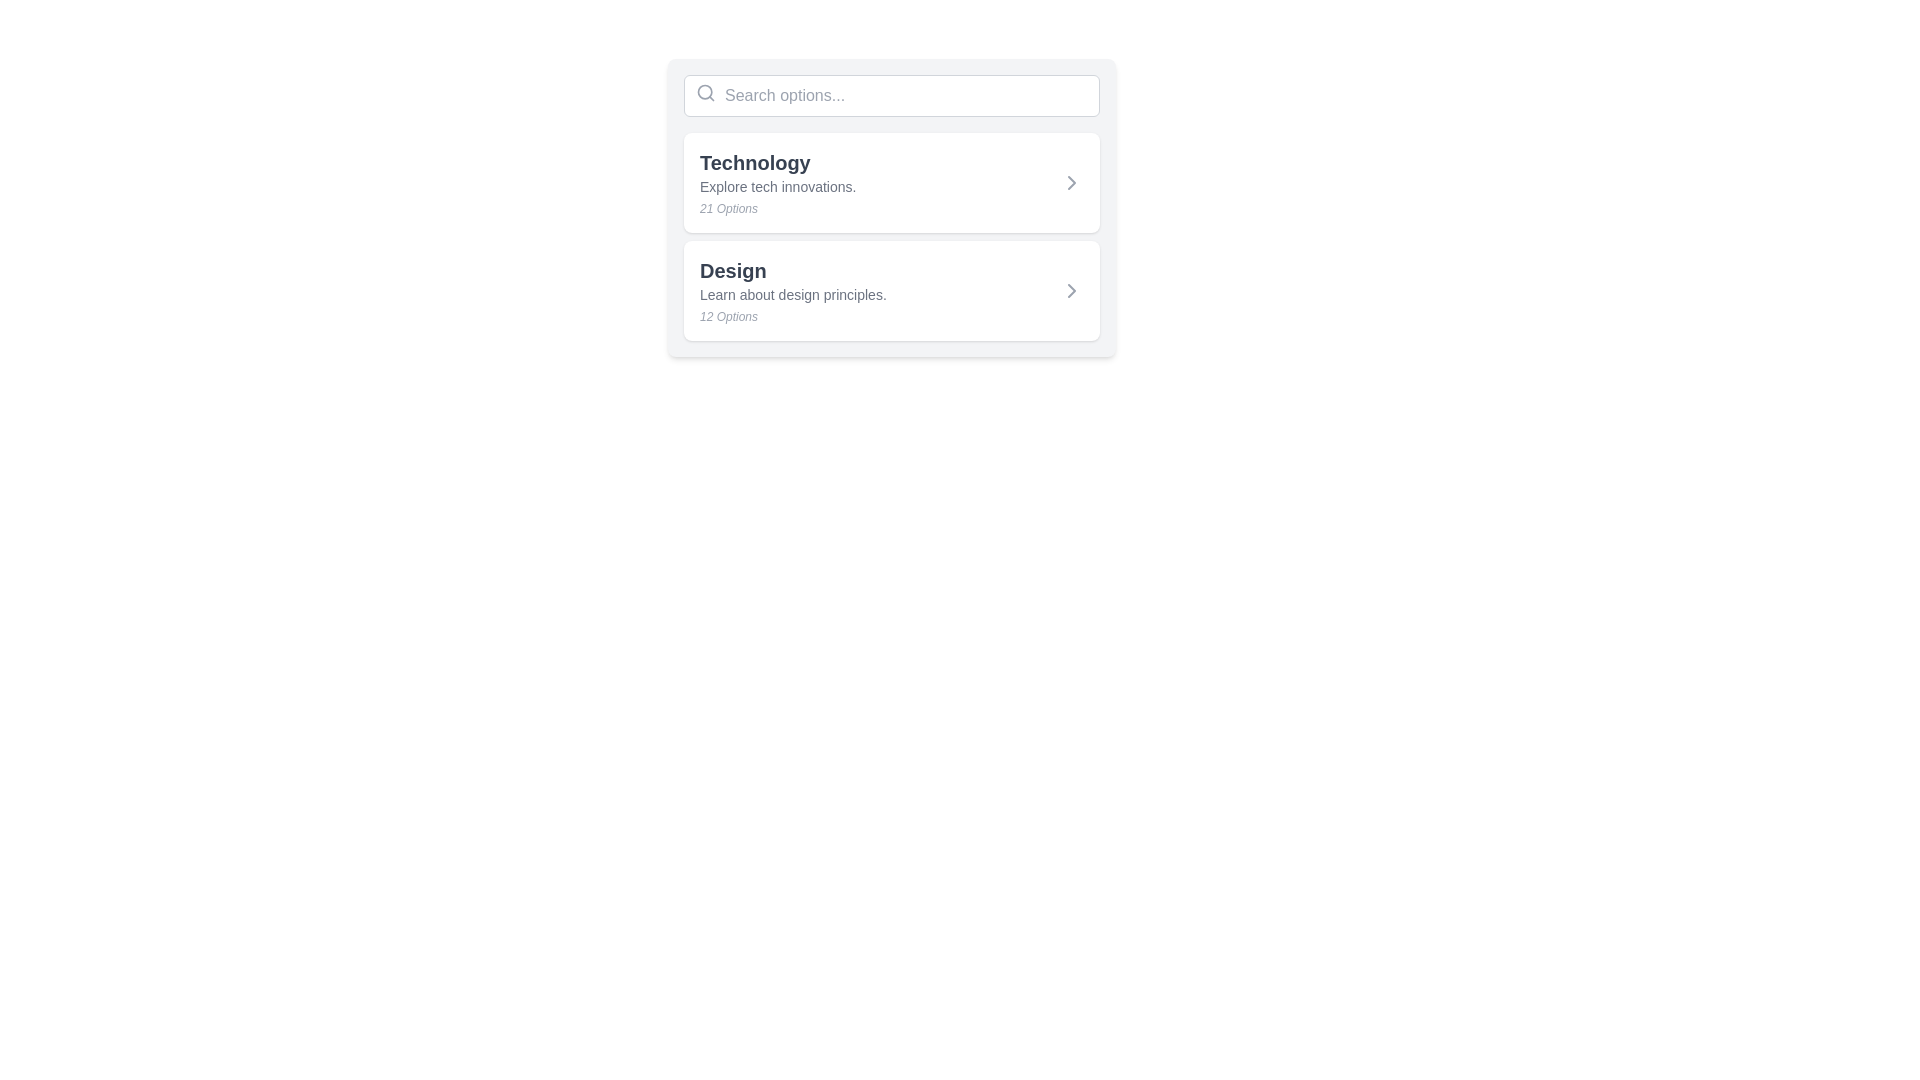  Describe the element at coordinates (1070, 182) in the screenshot. I see `the small rightward-pointing chevron icon in the 'Technology' section` at that location.